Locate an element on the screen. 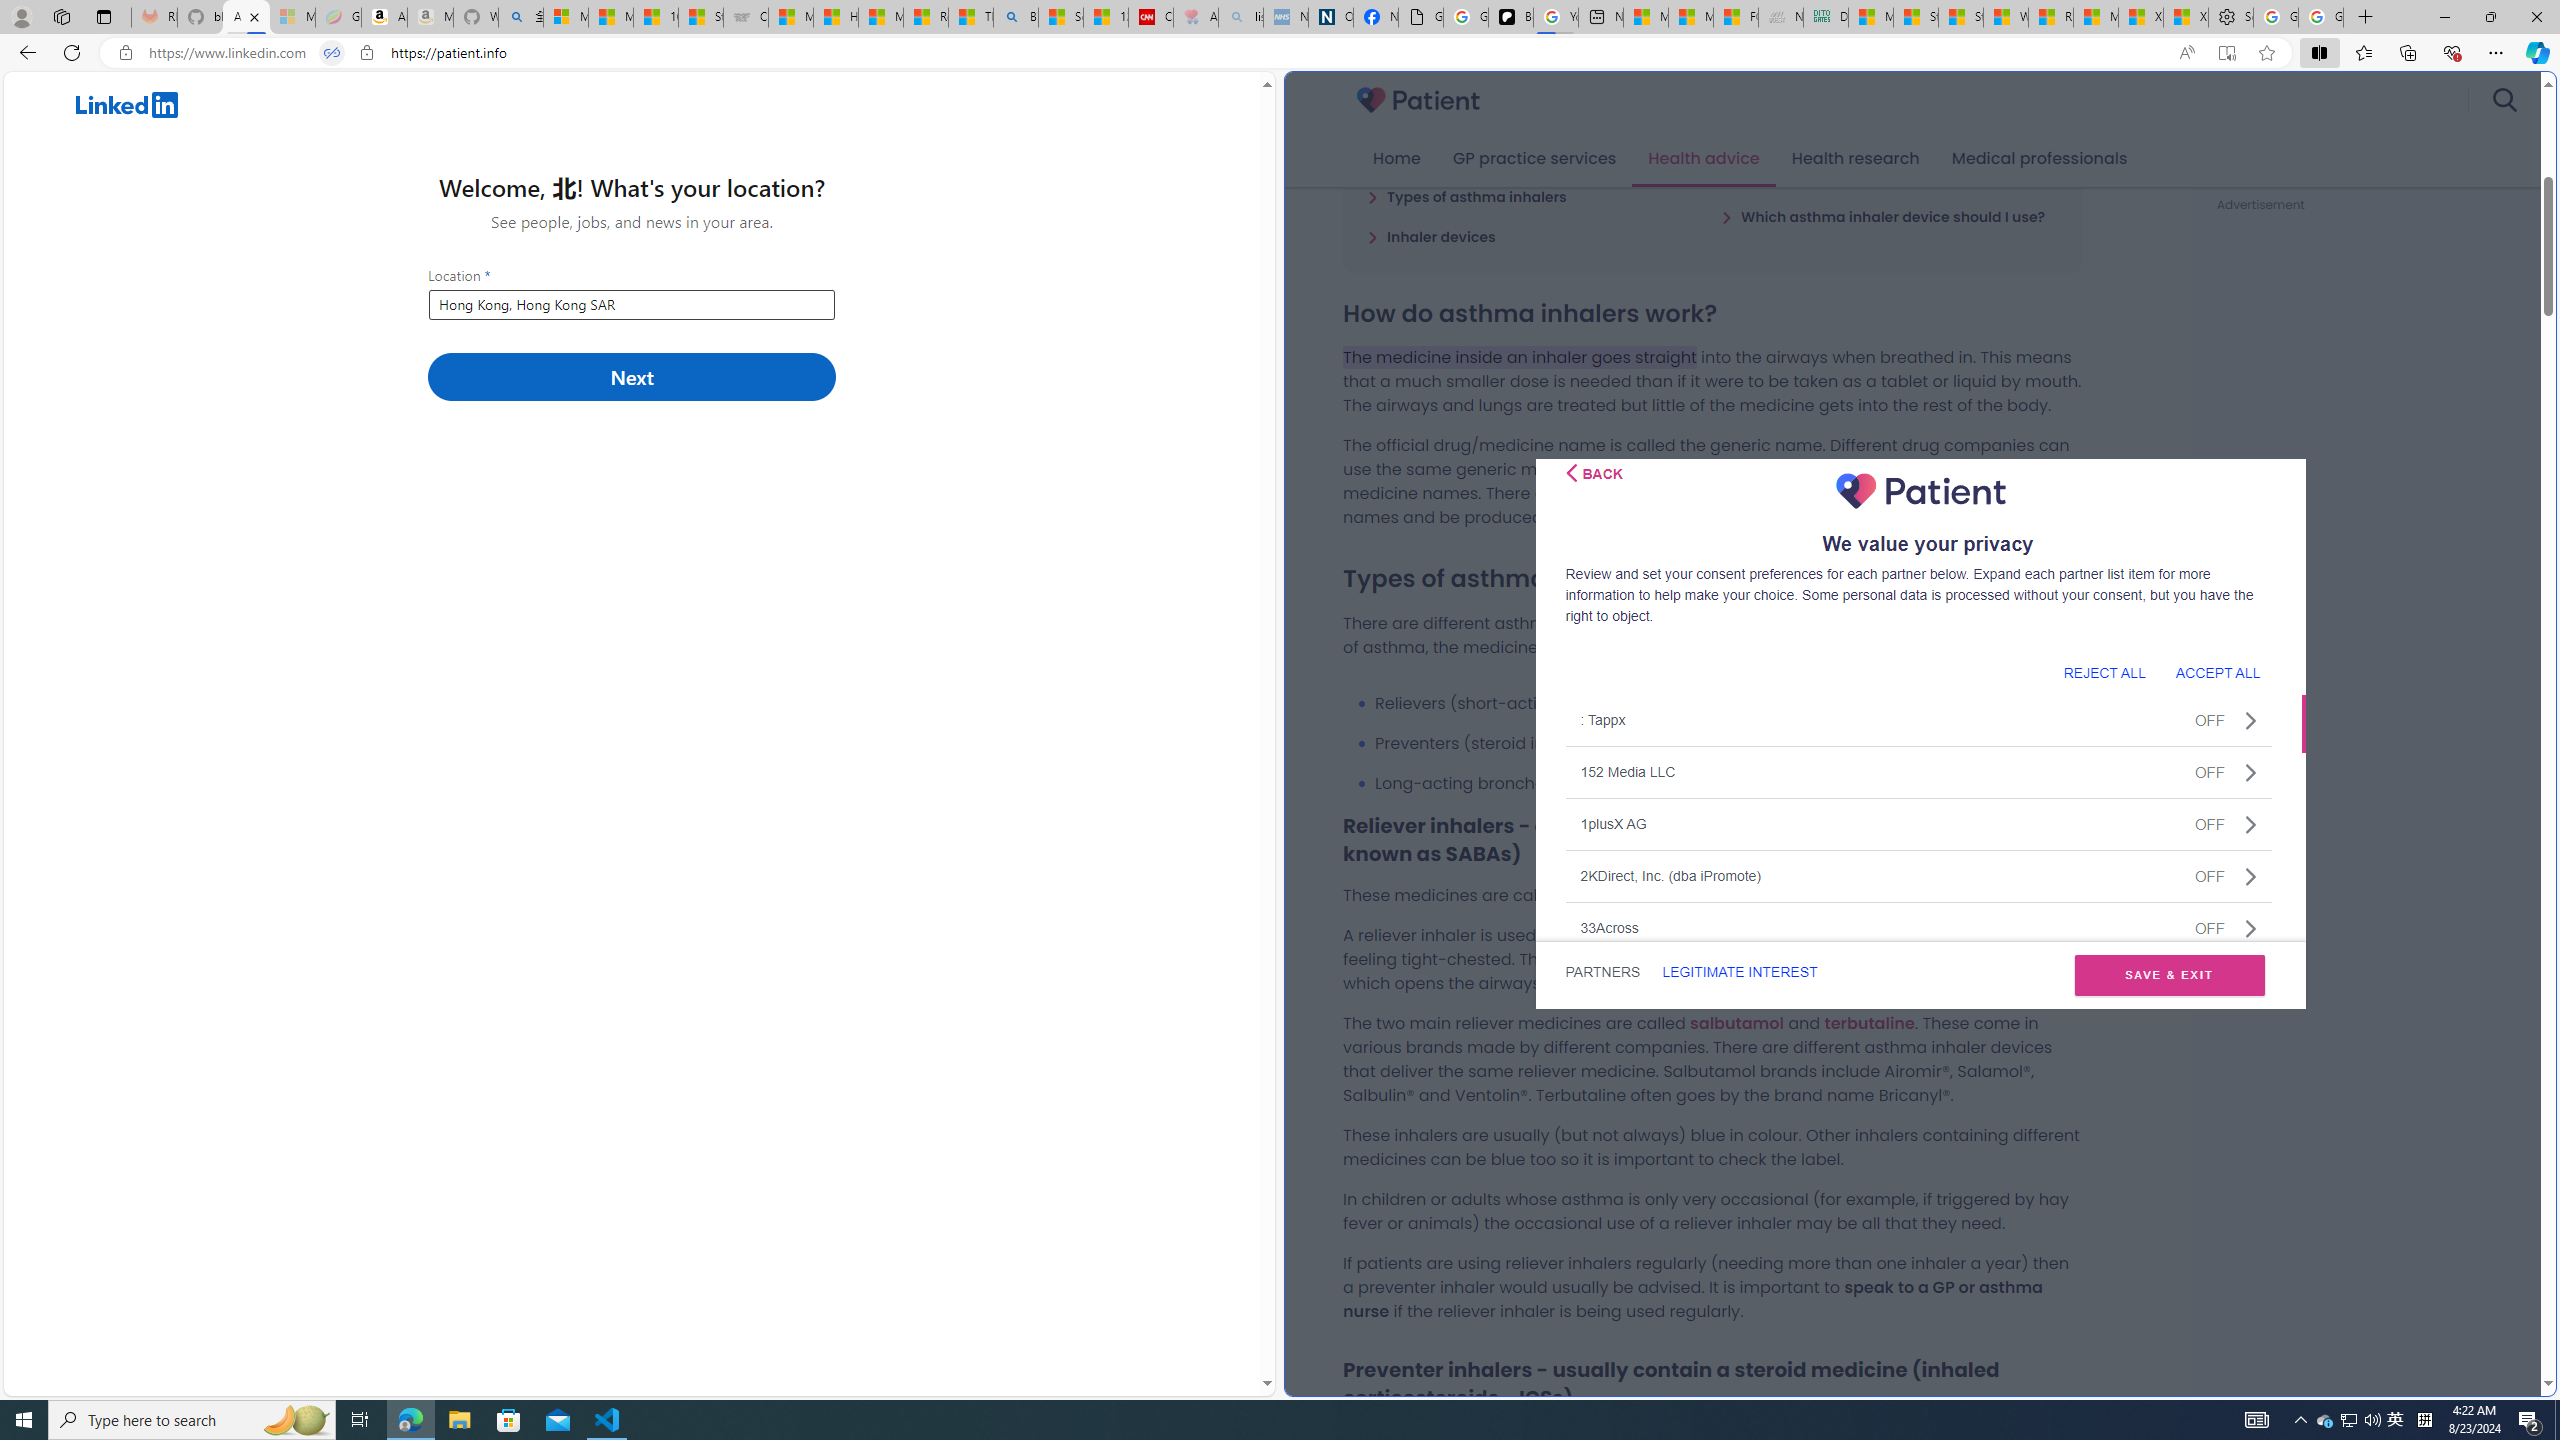  'terbutaline' is located at coordinates (1867, 1022).